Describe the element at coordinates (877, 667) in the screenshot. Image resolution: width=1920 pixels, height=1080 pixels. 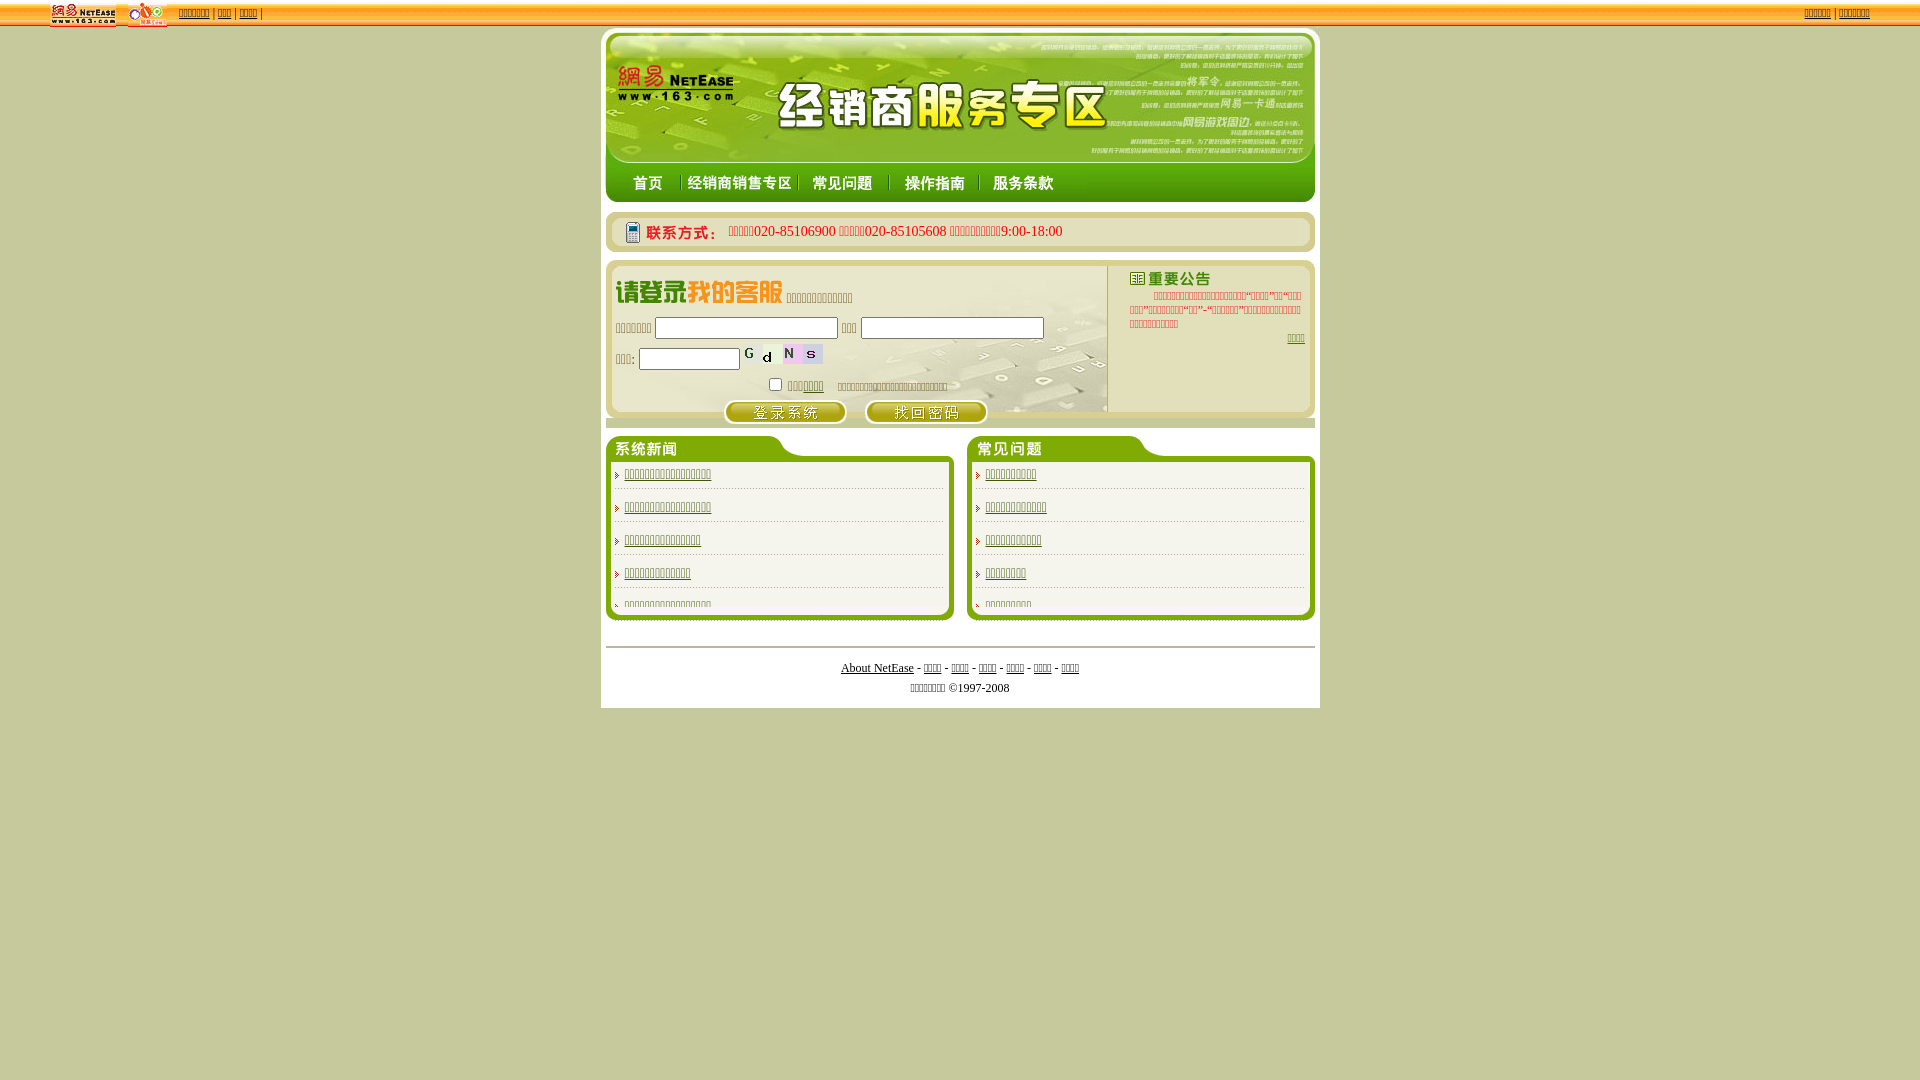
I see `'About NetEase'` at that location.